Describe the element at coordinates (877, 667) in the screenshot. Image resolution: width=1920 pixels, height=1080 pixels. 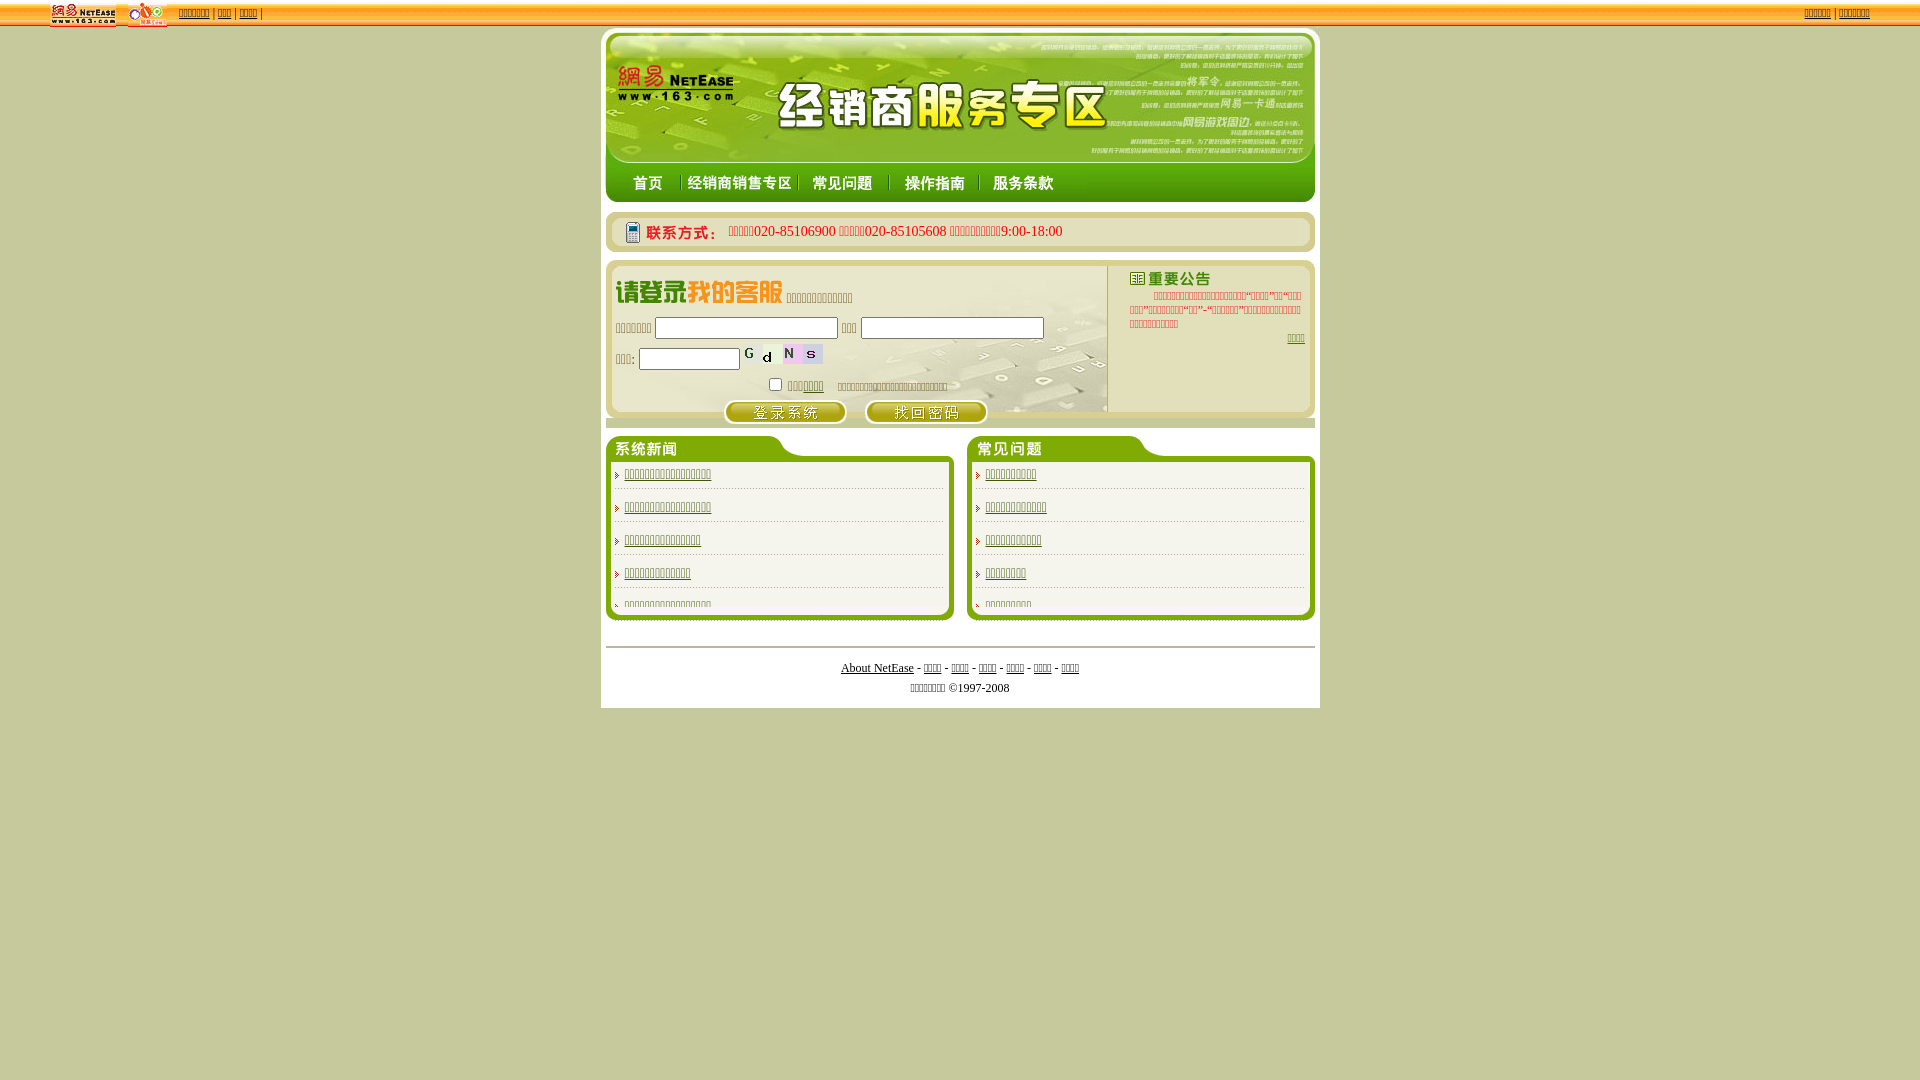
I see `'About NetEase'` at that location.